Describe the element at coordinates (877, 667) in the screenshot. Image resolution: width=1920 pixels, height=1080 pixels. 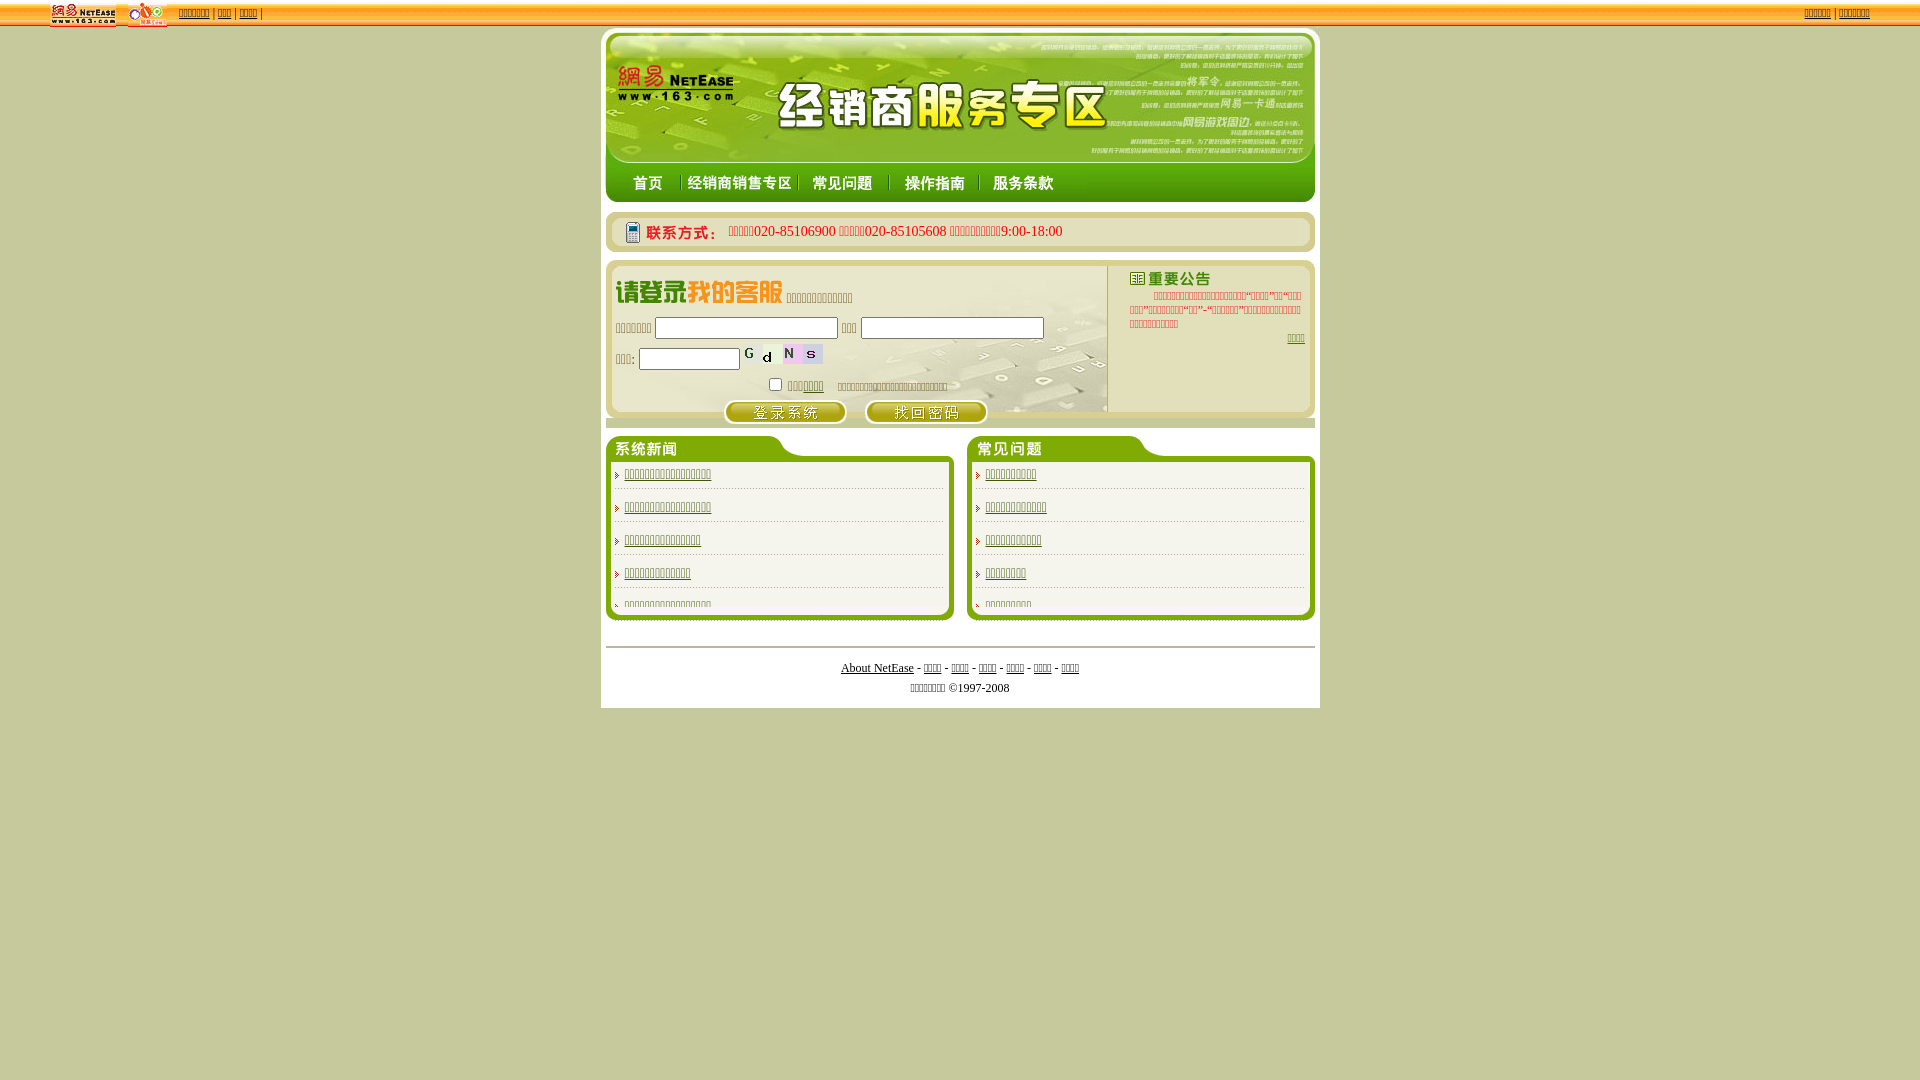
I see `'About NetEase'` at that location.